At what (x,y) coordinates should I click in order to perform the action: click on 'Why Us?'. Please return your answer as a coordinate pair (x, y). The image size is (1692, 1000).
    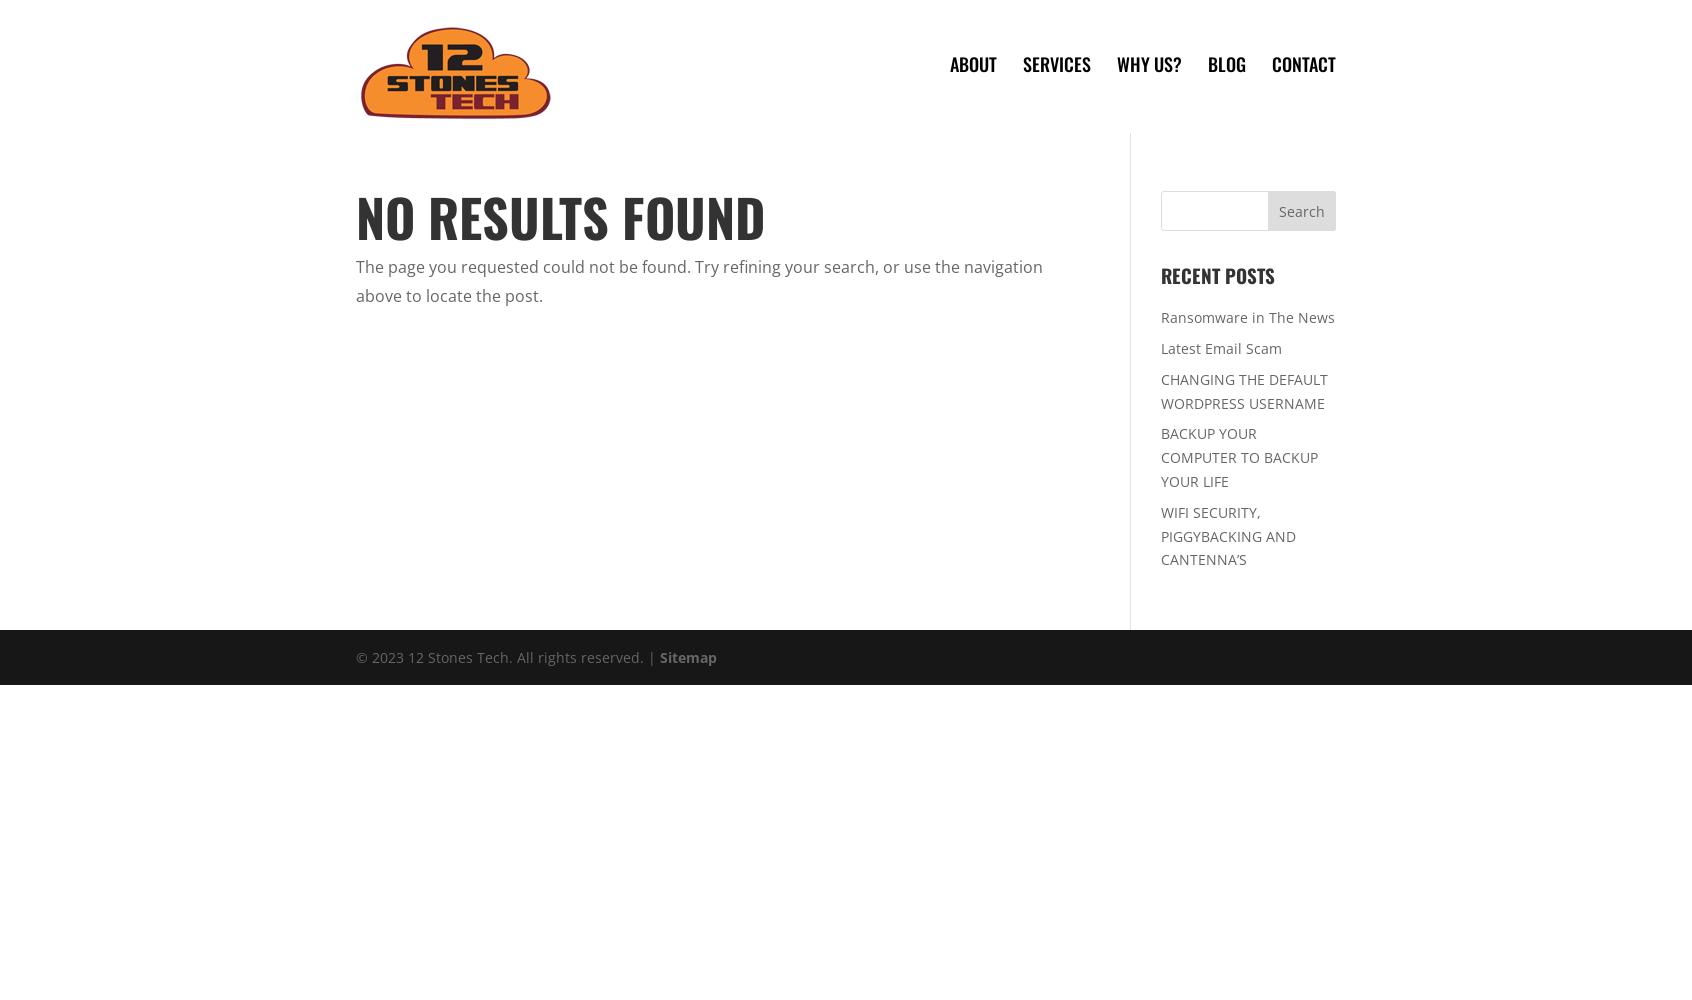
    Looking at the image, I should click on (1148, 63).